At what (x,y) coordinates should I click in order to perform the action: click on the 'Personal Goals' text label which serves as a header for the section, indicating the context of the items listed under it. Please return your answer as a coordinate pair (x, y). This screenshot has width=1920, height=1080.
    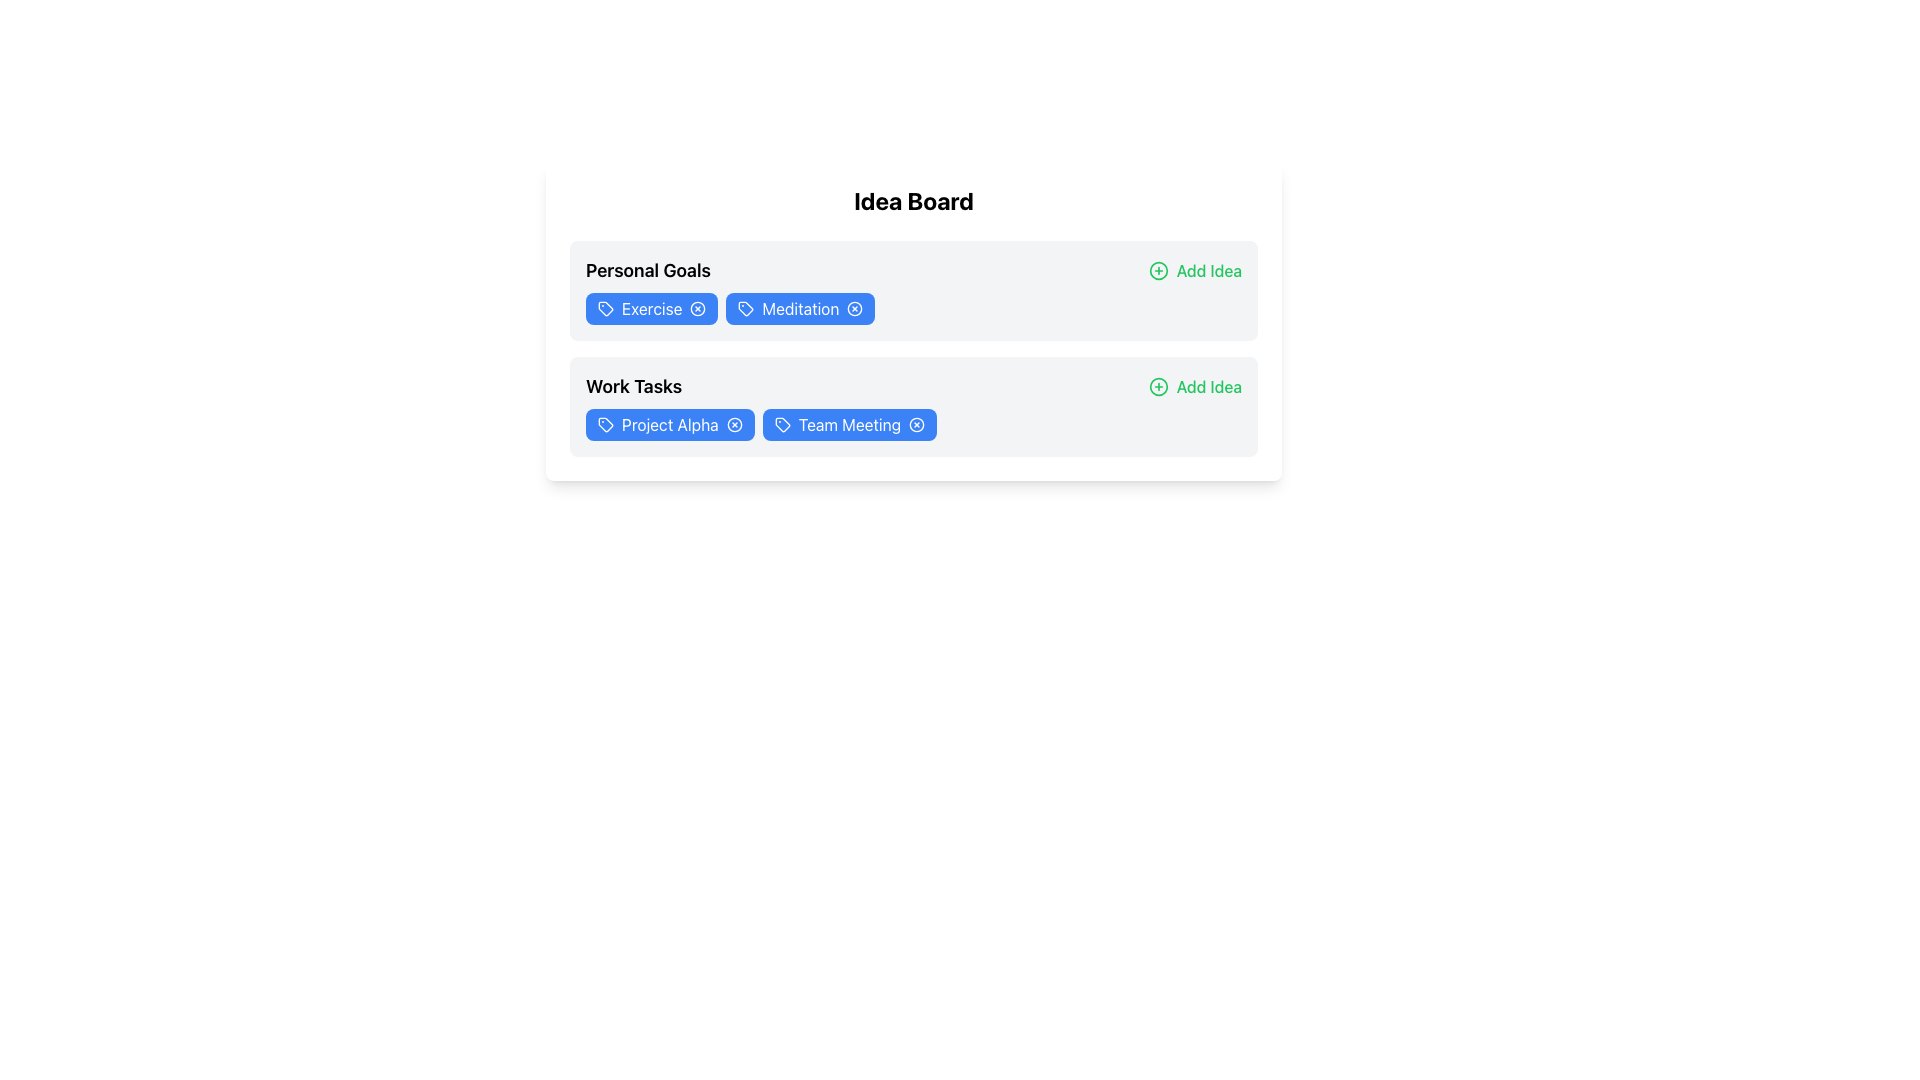
    Looking at the image, I should click on (648, 270).